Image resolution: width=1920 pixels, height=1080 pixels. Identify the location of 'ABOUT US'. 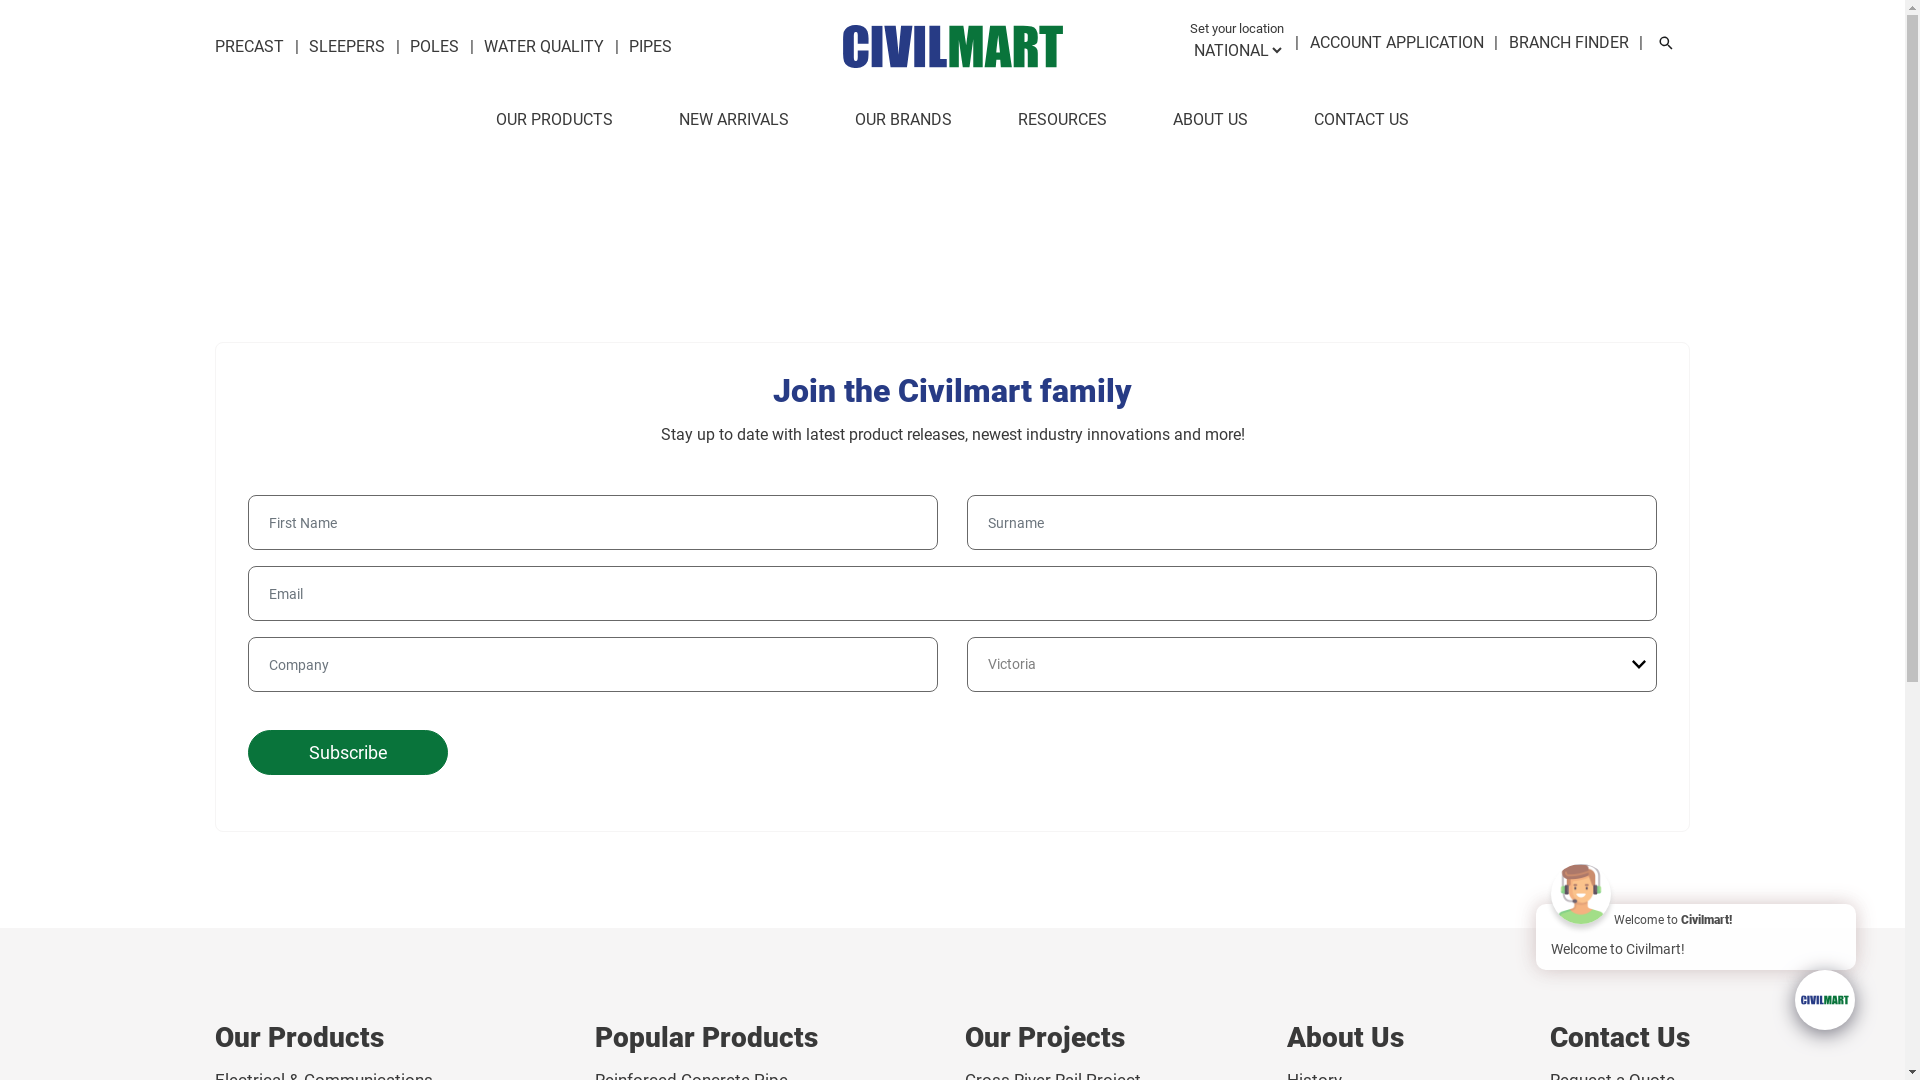
(1209, 121).